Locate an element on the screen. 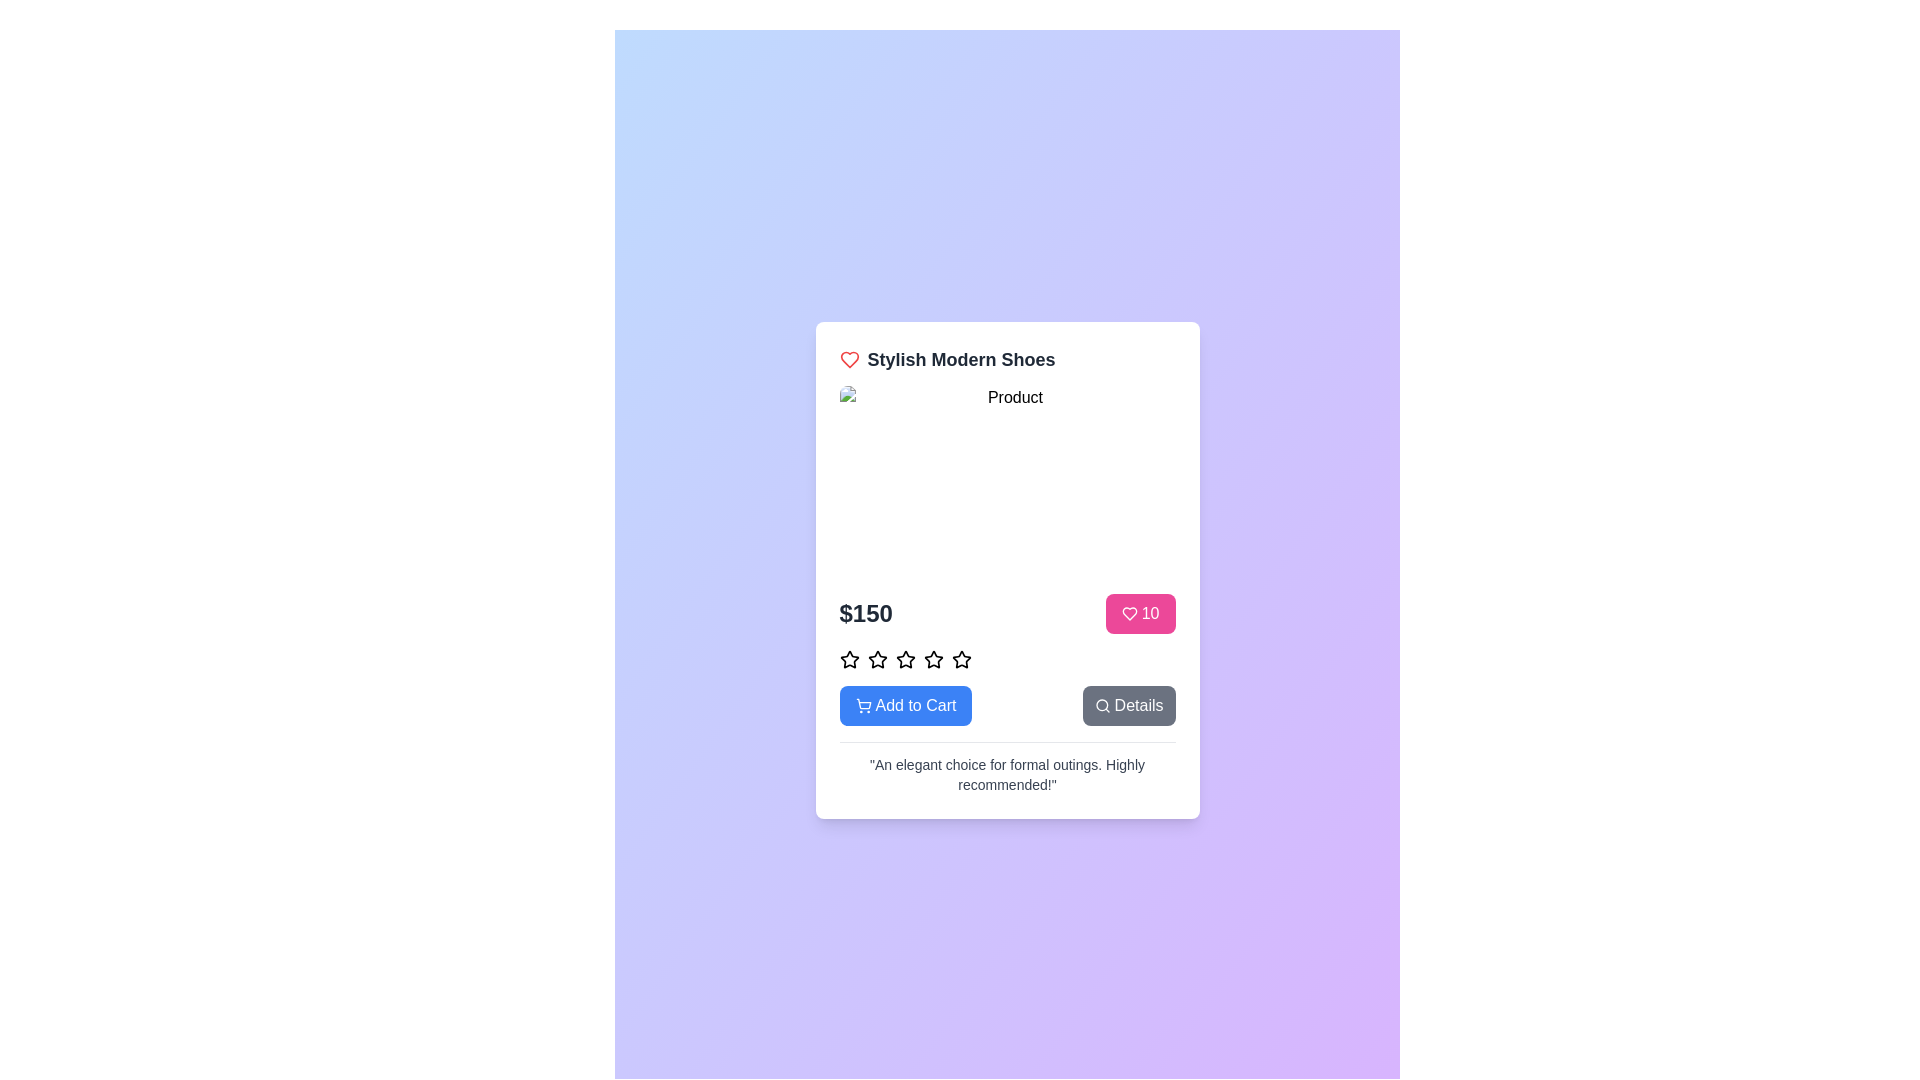 The width and height of the screenshot is (1920, 1080). the fifth star icon in the 5-star rating component is located at coordinates (961, 659).